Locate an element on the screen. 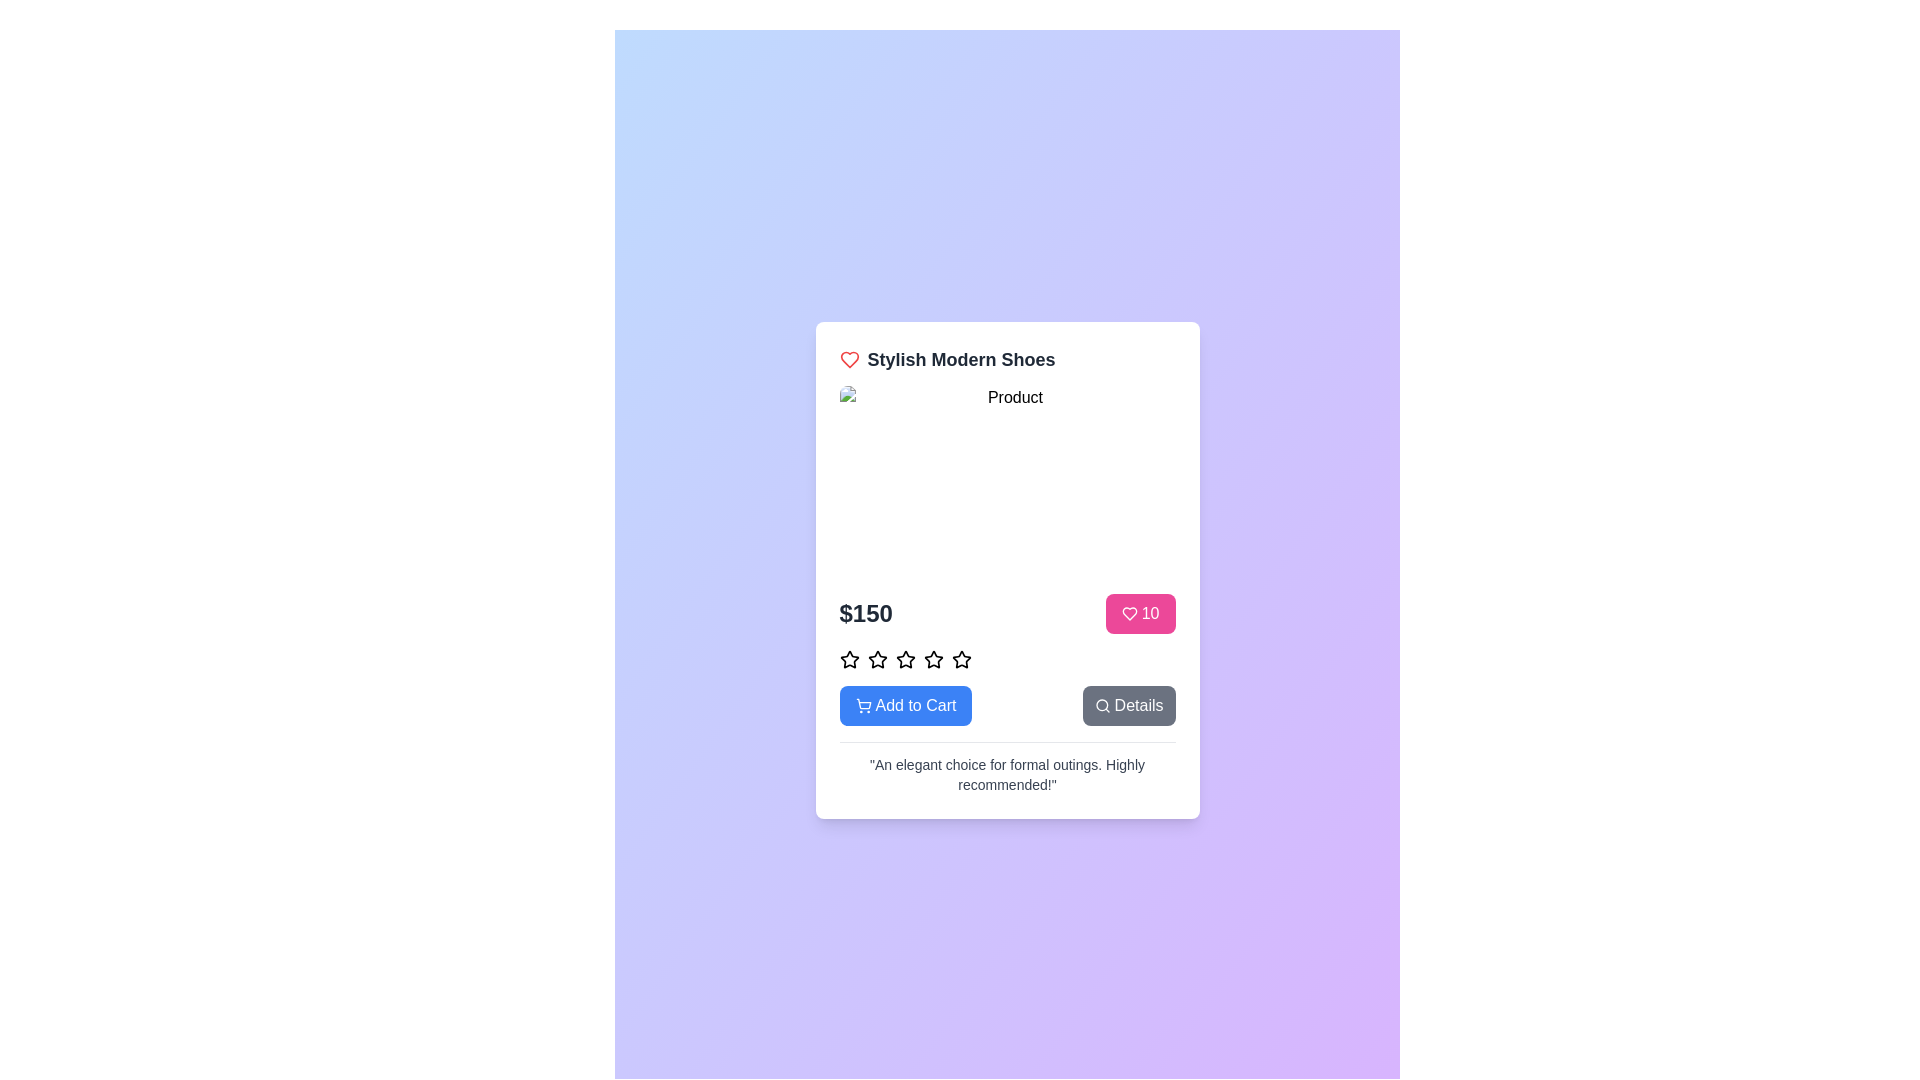 The width and height of the screenshot is (1920, 1080). the fifth star icon in the 5-star rating component is located at coordinates (961, 659).